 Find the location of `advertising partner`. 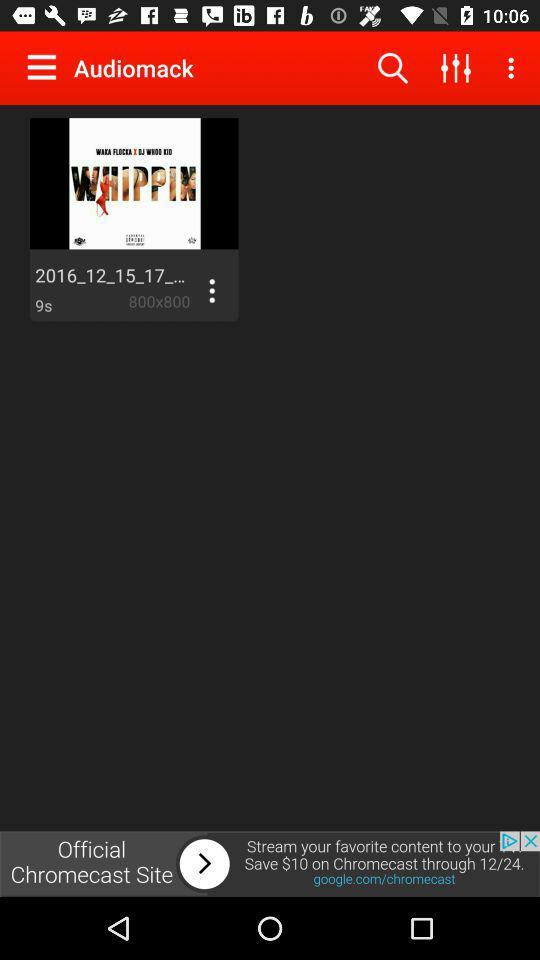

advertising partner is located at coordinates (270, 863).